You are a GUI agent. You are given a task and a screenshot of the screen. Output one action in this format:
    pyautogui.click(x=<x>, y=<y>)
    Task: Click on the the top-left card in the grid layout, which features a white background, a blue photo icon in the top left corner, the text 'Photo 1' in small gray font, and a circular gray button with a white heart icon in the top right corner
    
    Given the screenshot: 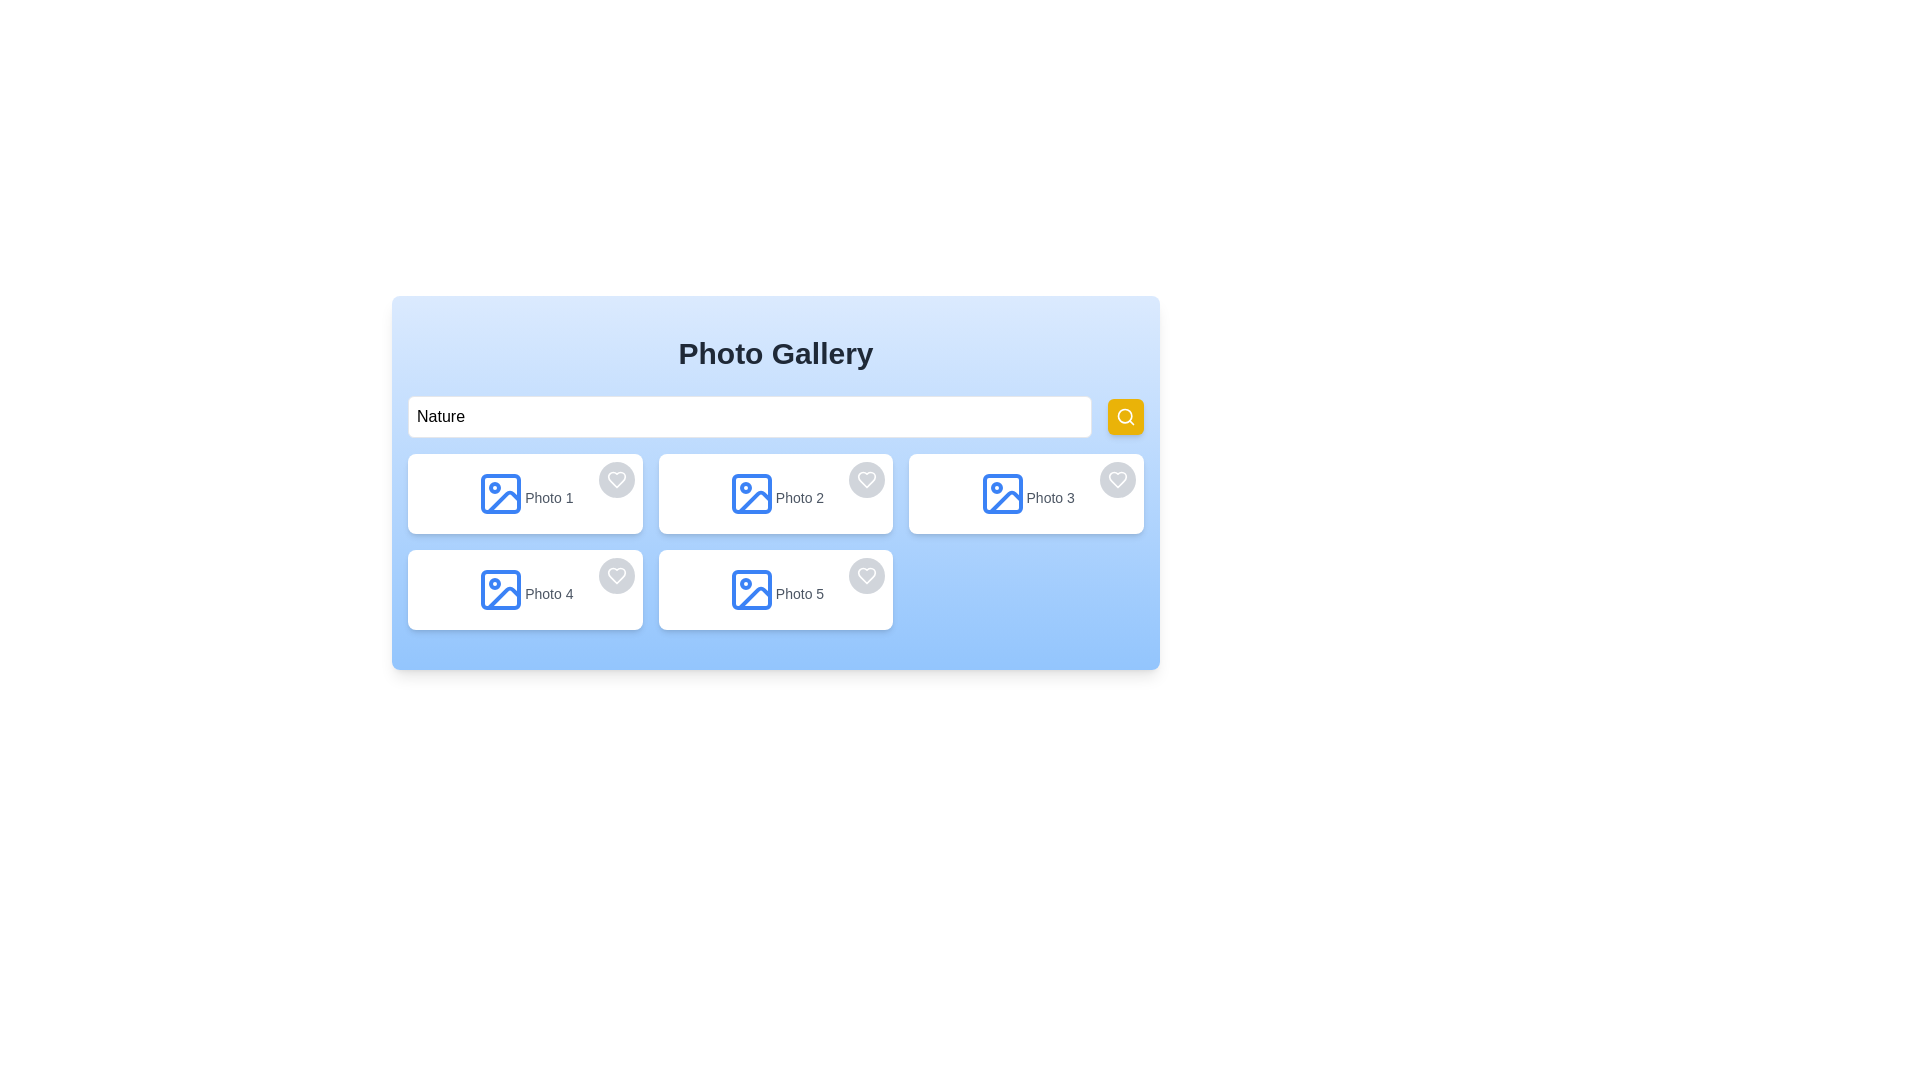 What is the action you would take?
    pyautogui.click(x=525, y=493)
    